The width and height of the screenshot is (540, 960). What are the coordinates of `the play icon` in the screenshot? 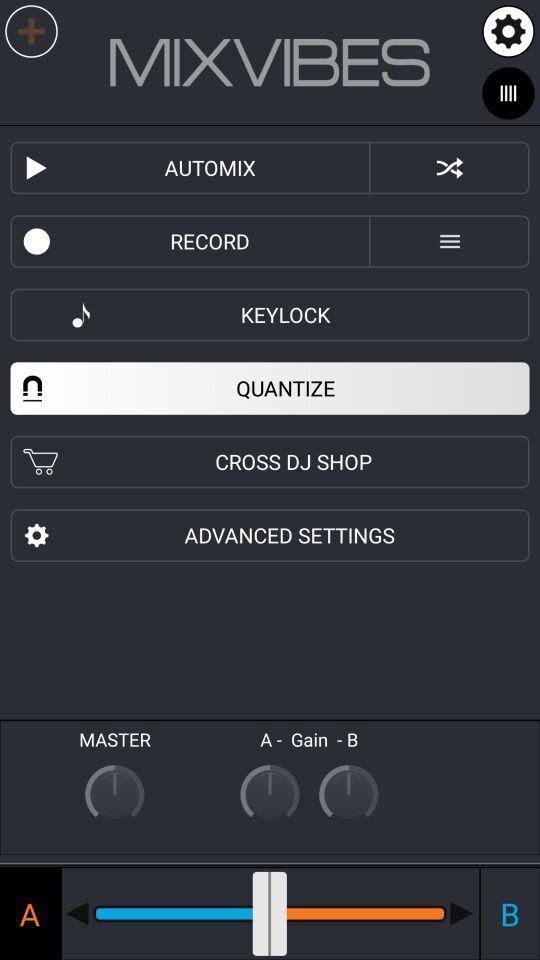 It's located at (42, 167).